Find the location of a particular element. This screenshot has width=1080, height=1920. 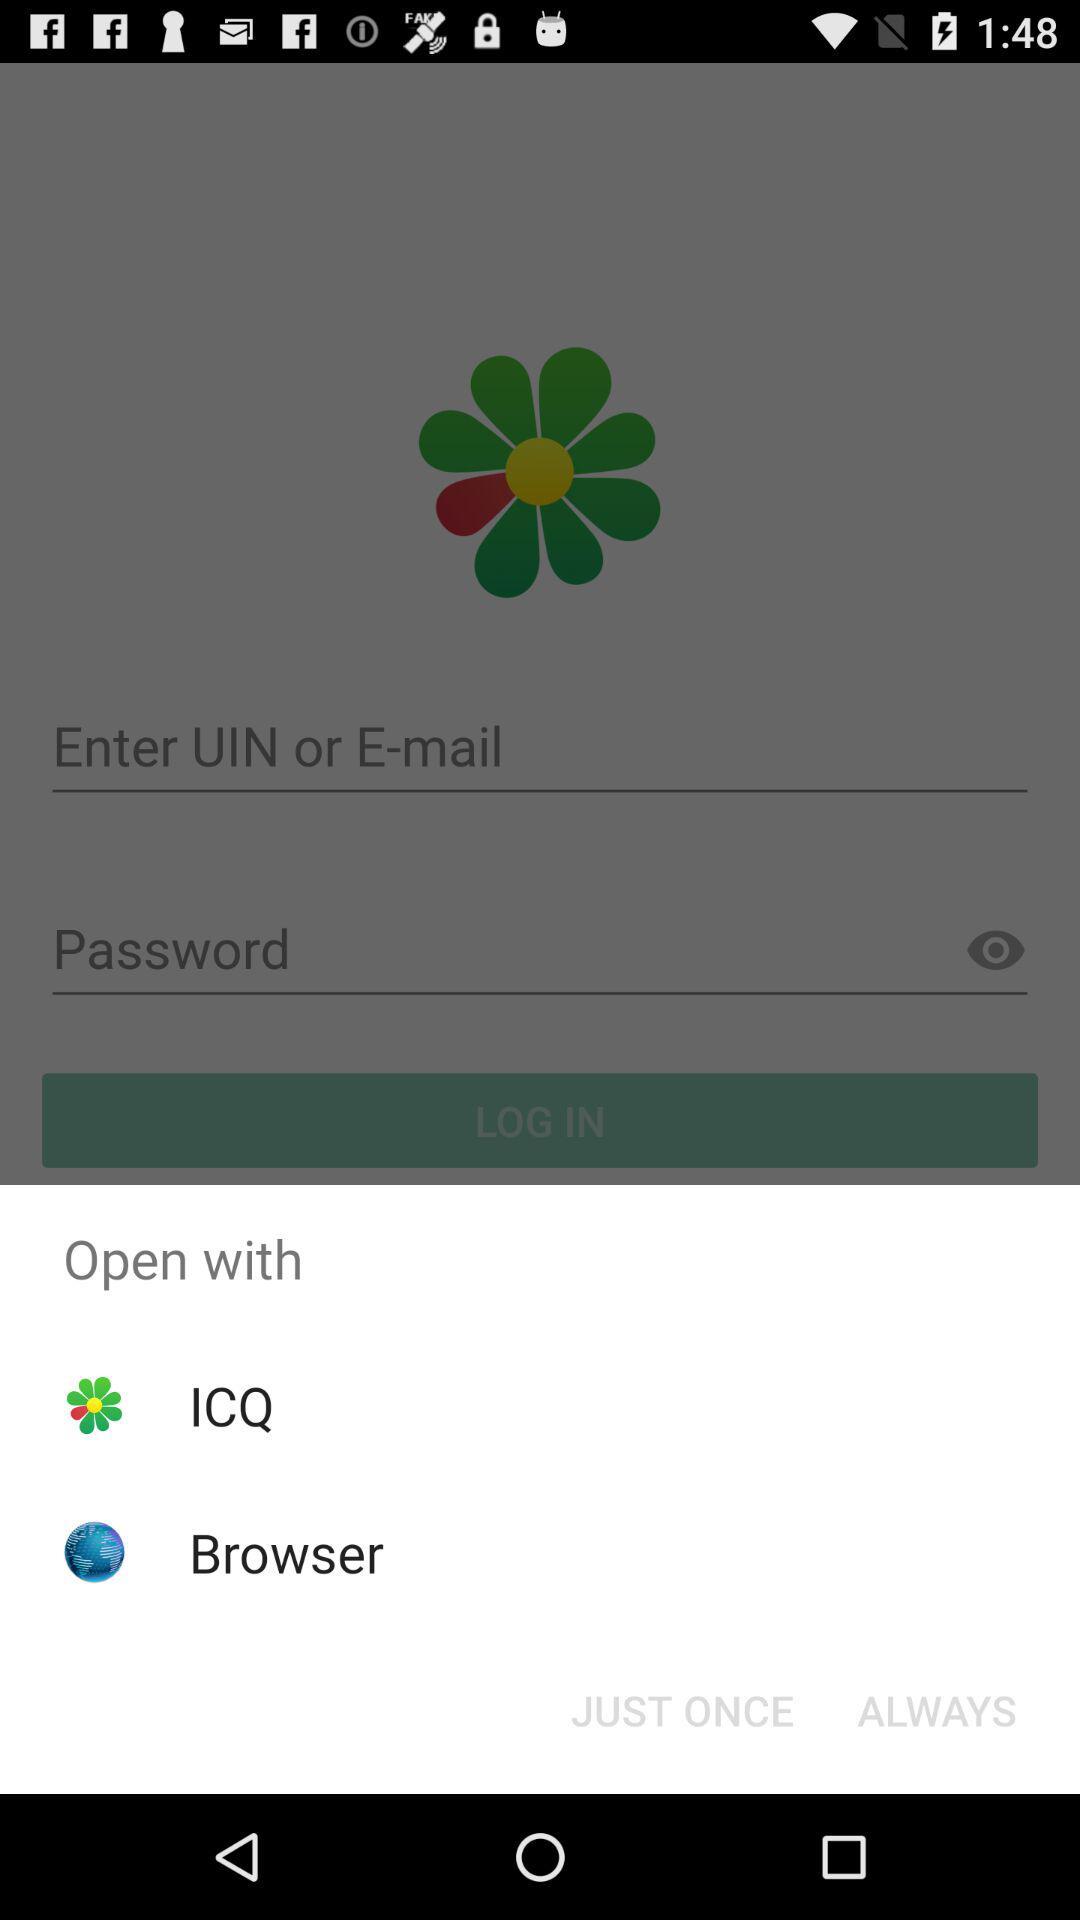

browser is located at coordinates (286, 1551).